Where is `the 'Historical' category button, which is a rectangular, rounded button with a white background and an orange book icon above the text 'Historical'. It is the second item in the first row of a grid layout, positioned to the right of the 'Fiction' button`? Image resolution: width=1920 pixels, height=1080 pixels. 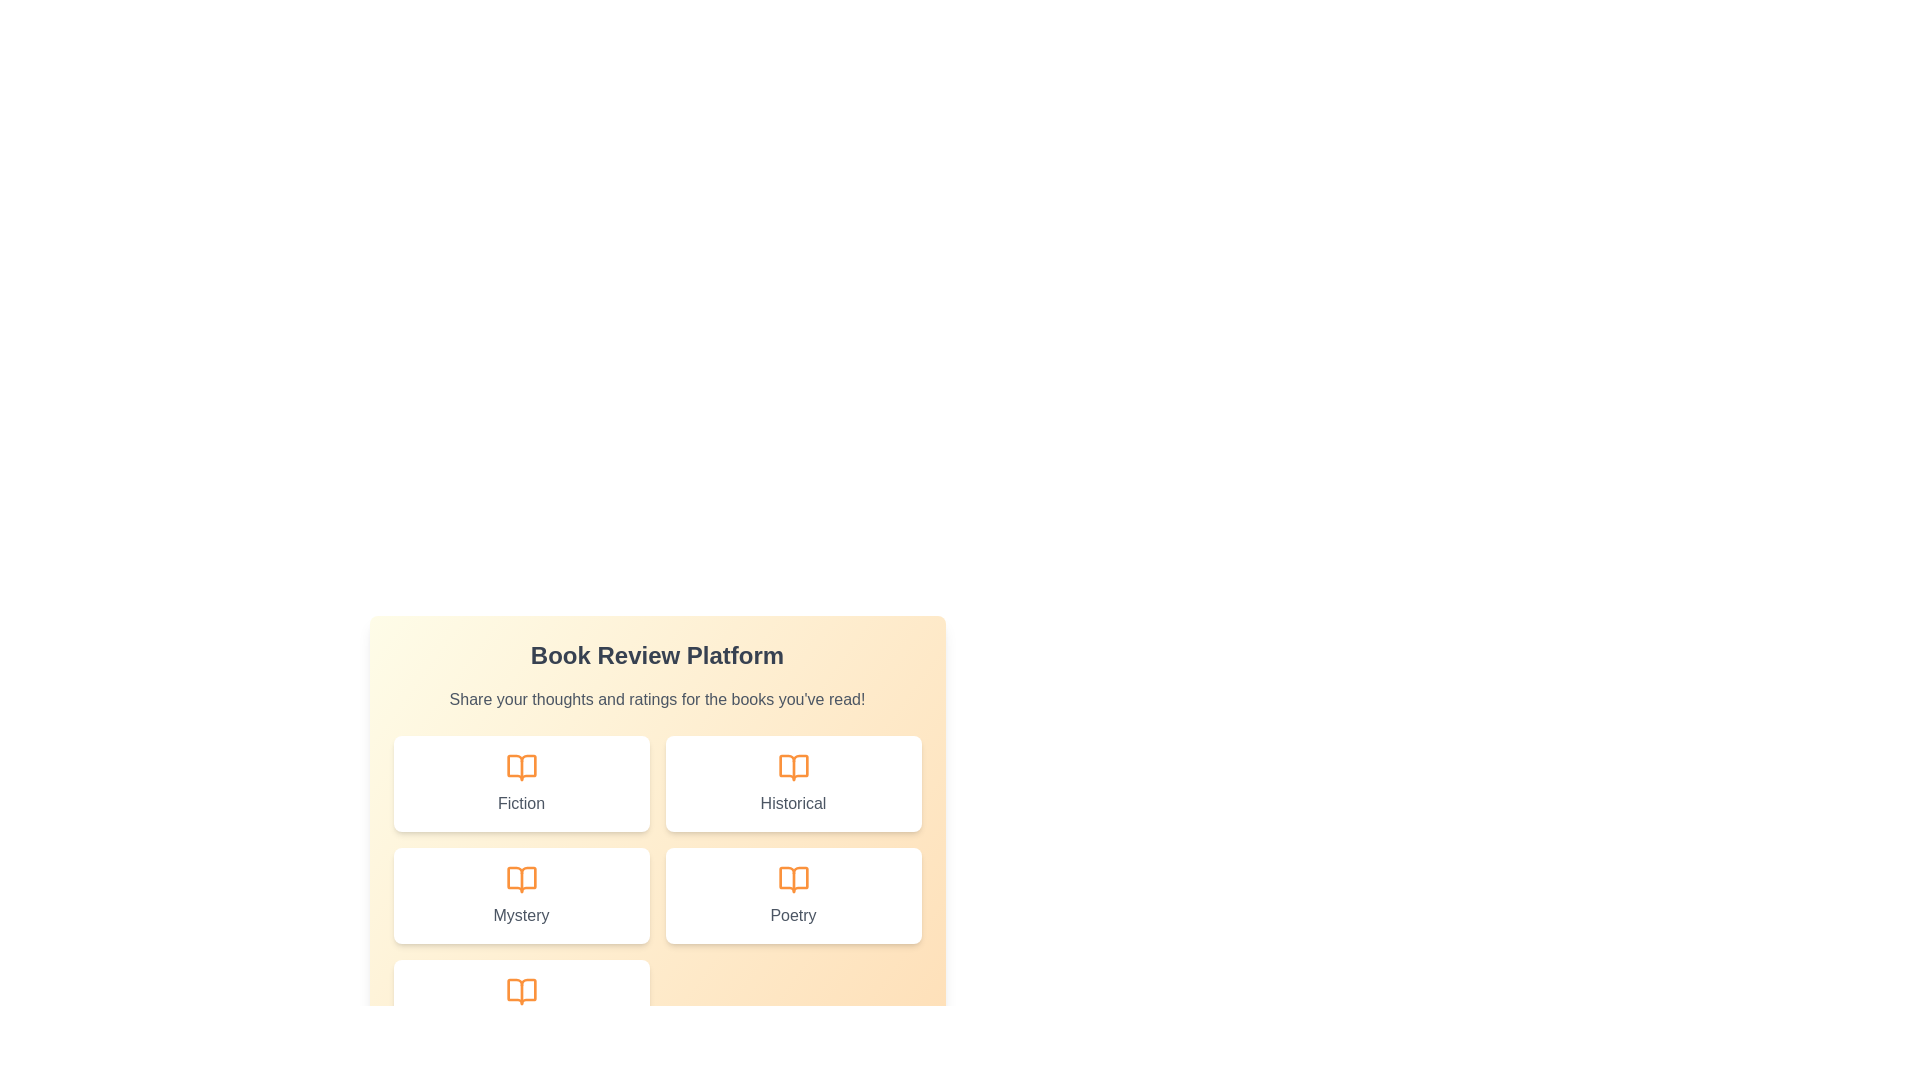 the 'Historical' category button, which is a rectangular, rounded button with a white background and an orange book icon above the text 'Historical'. It is the second item in the first row of a grid layout, positioned to the right of the 'Fiction' button is located at coordinates (792, 782).